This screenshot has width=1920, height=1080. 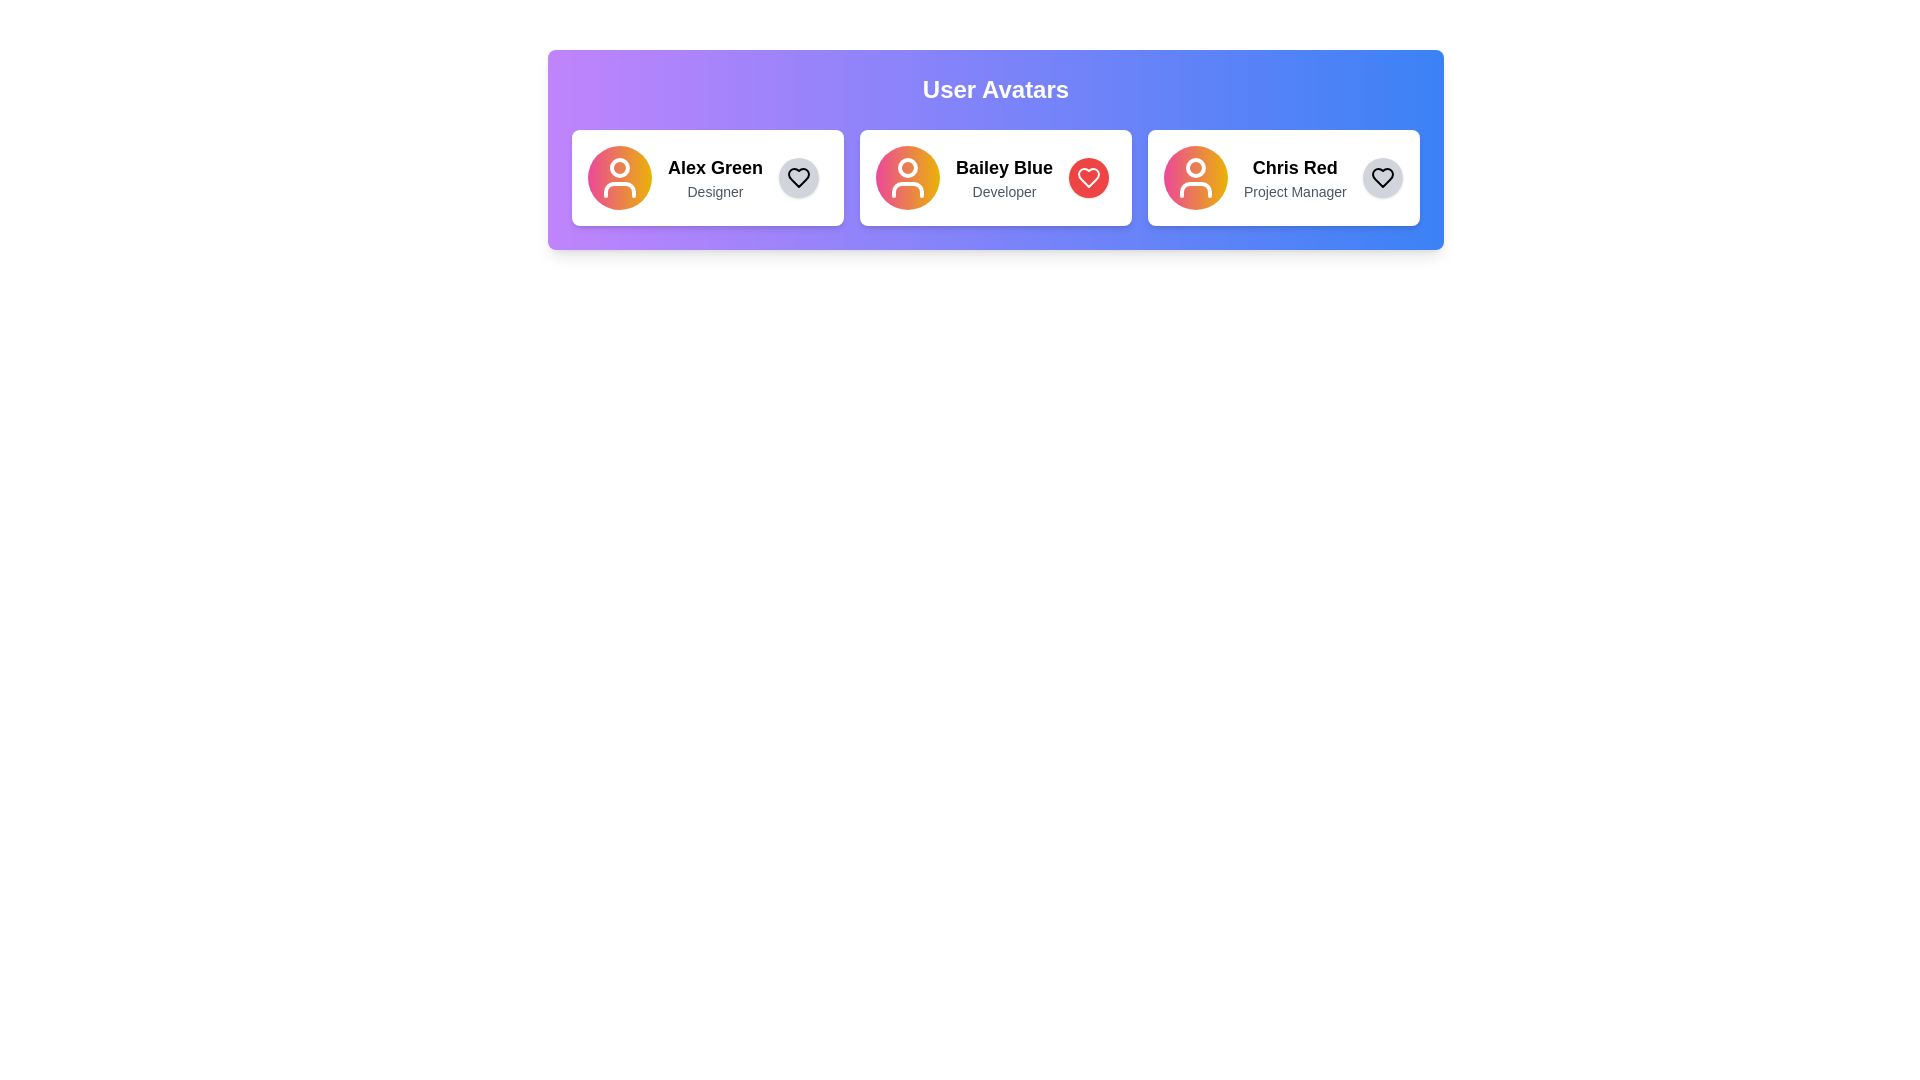 What do you see at coordinates (996, 149) in the screenshot?
I see `the second section of the user profile display area, which presents user details such as name and role` at bounding box center [996, 149].